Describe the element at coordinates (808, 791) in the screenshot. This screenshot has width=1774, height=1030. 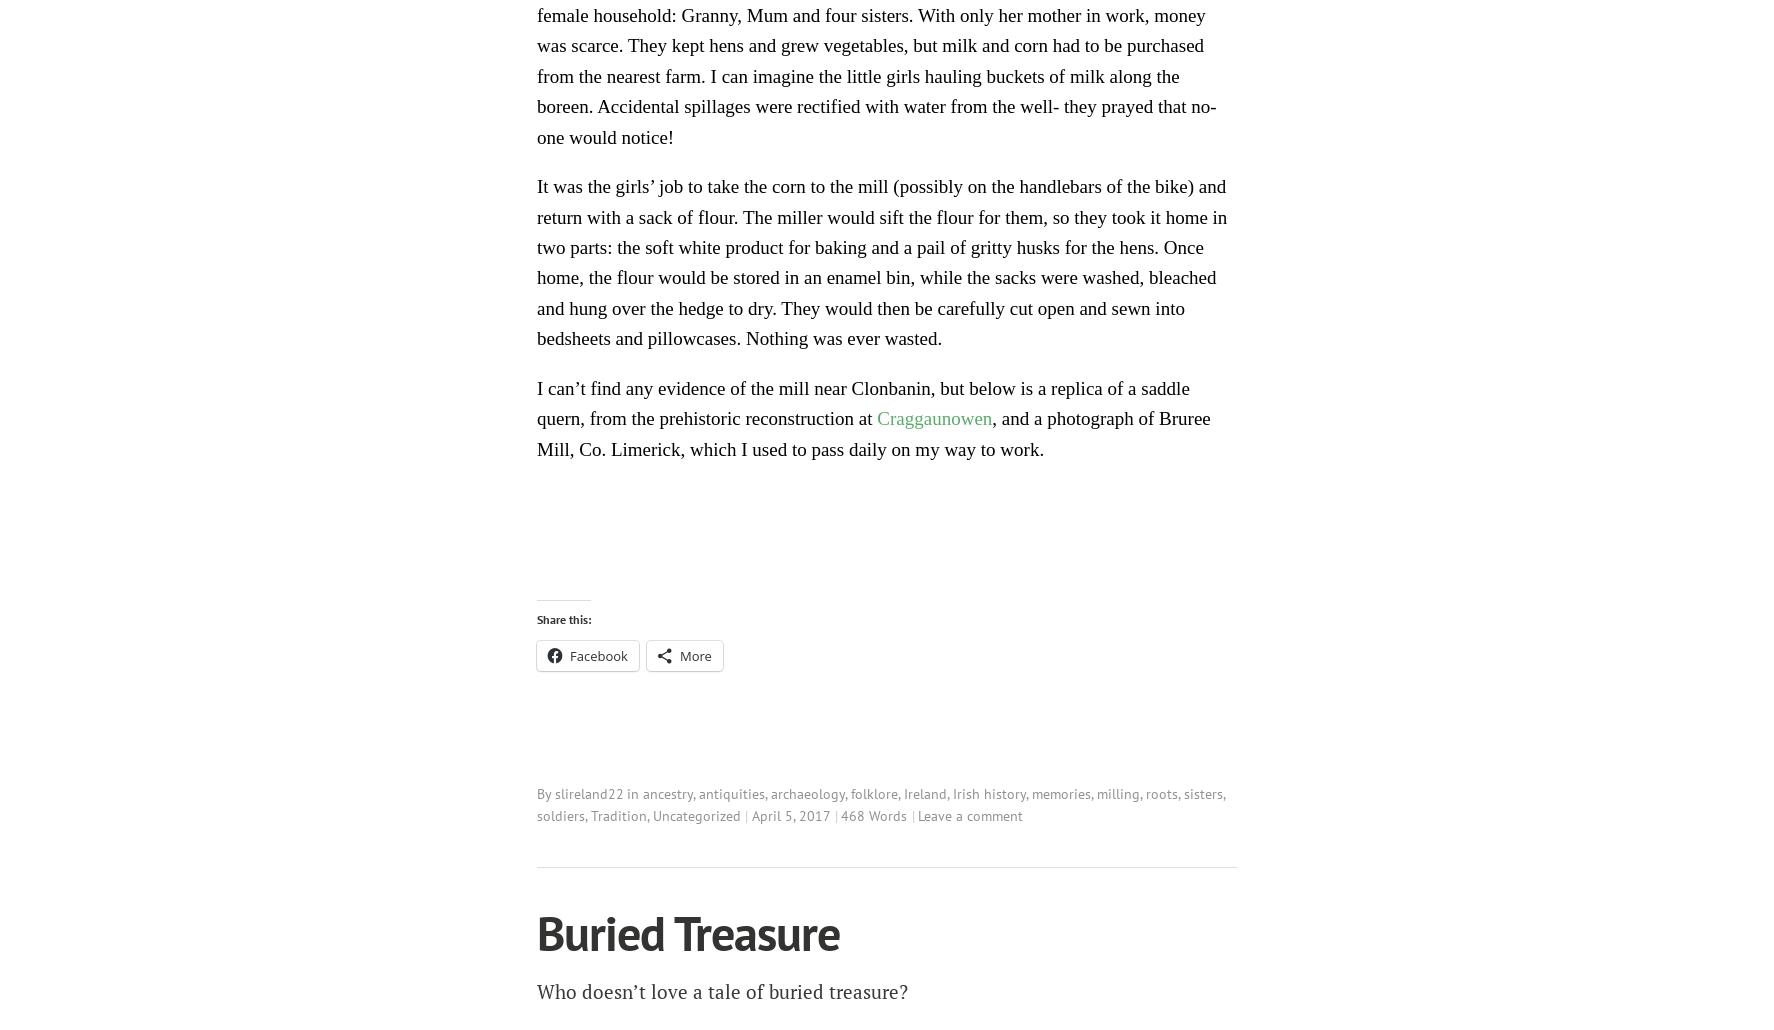
I see `'archaeology'` at that location.